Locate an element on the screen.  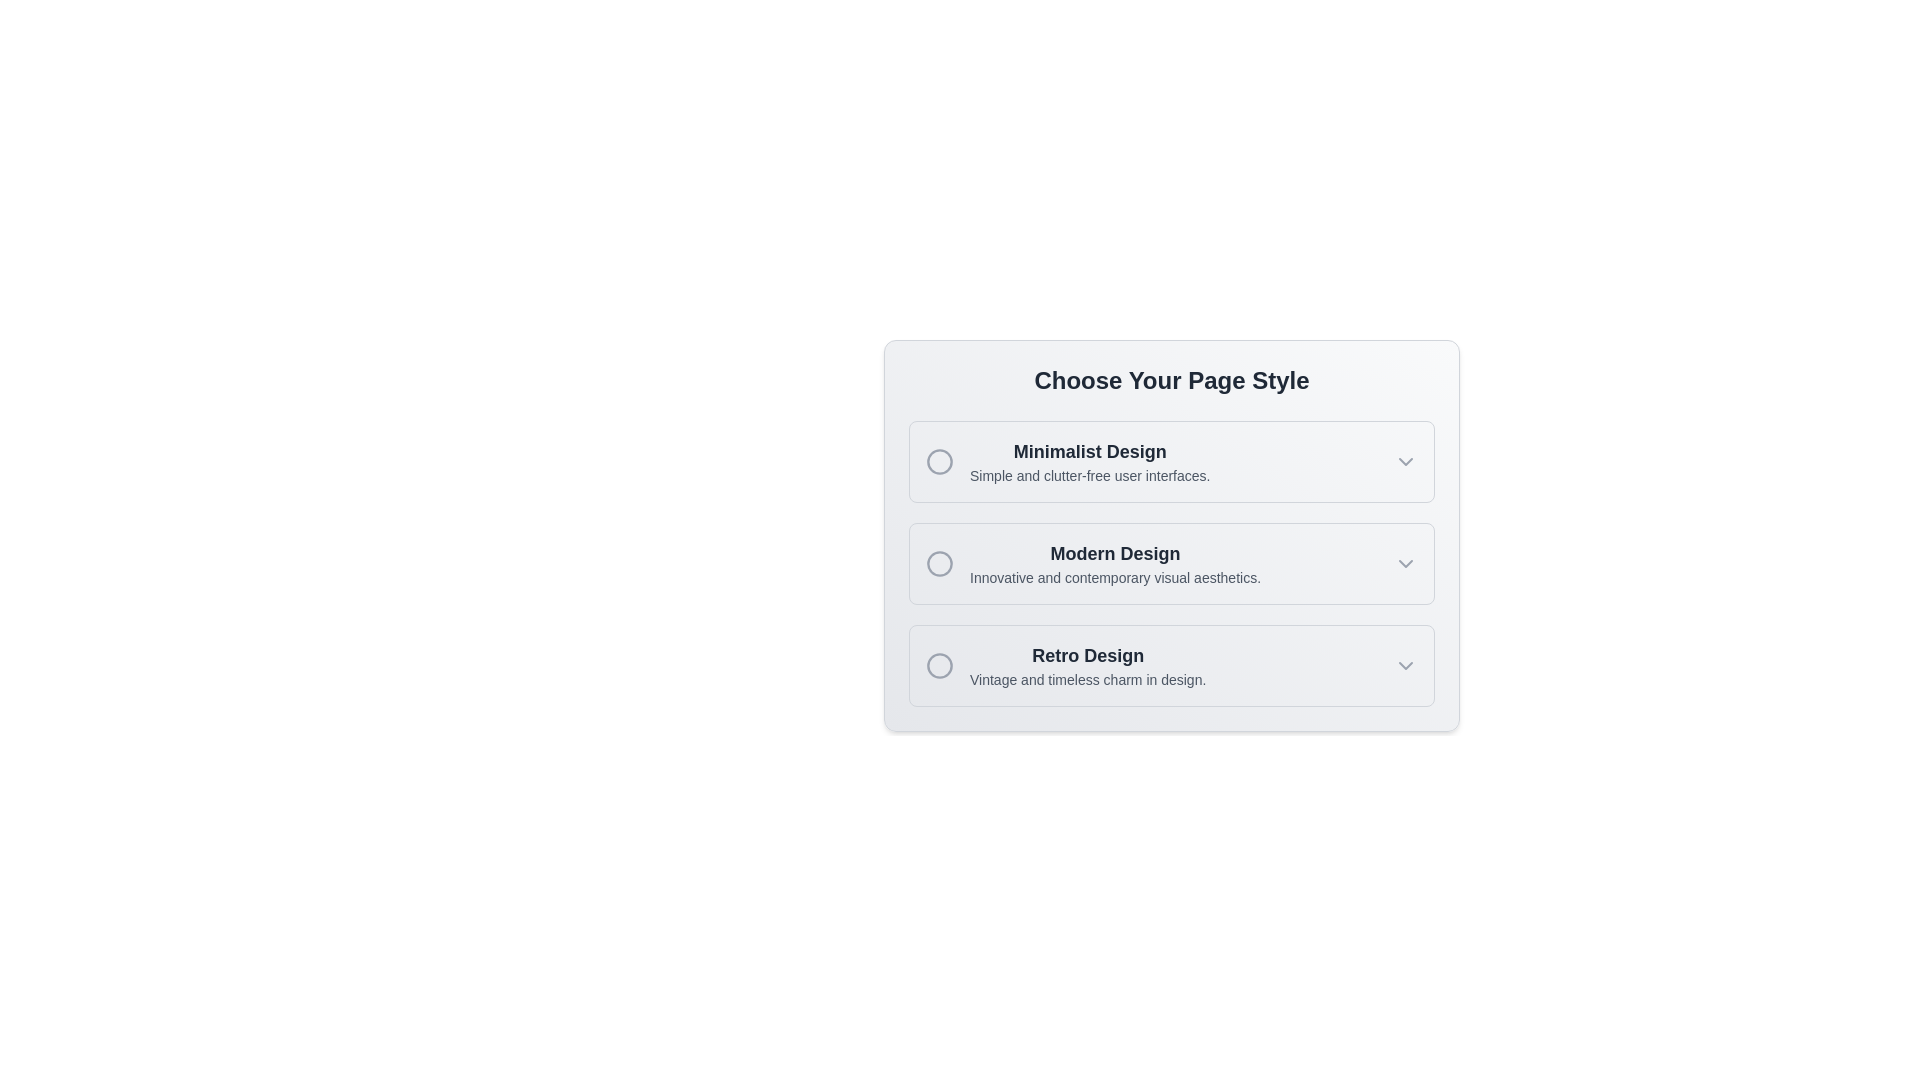
the radio button indicating the 'Retro Design' option in the 'Choose Your Page Style' section is located at coordinates (939, 666).